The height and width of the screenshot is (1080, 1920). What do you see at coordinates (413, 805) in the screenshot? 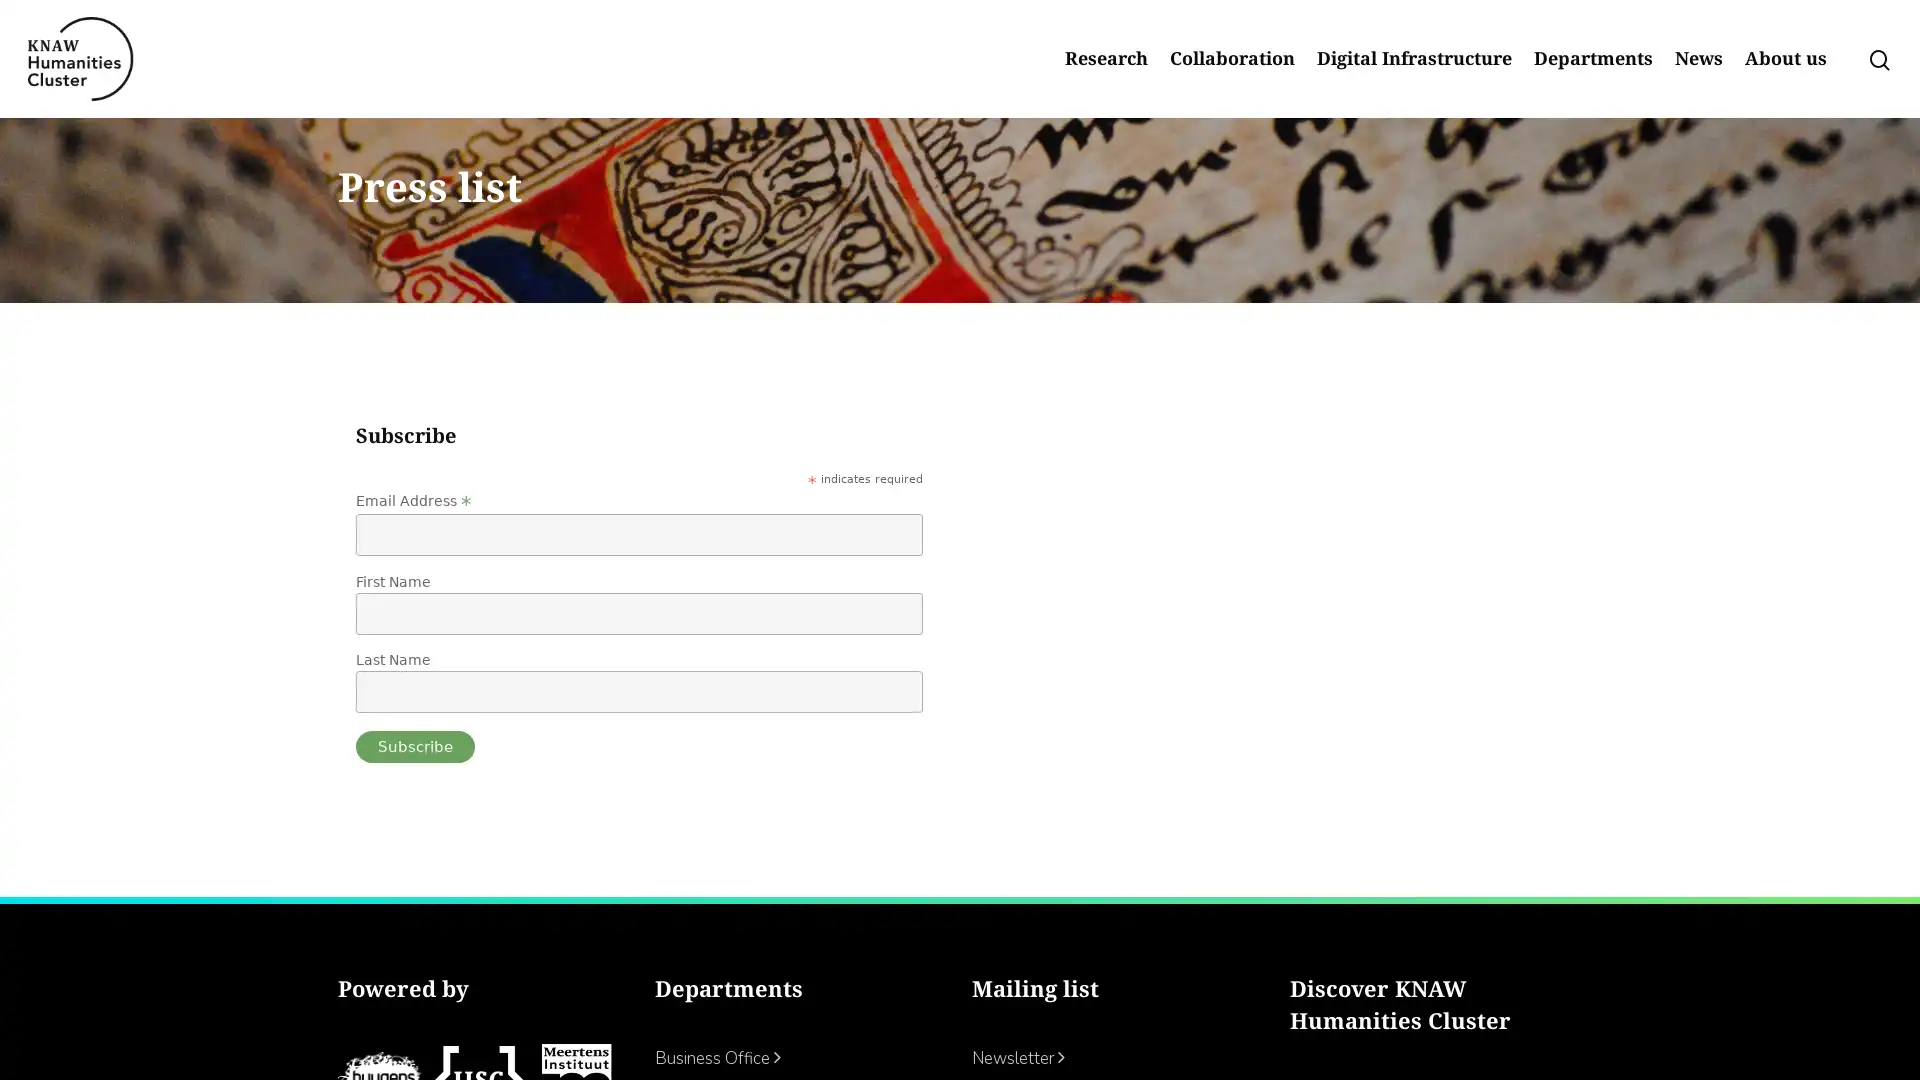
I see `Subscribe` at bounding box center [413, 805].